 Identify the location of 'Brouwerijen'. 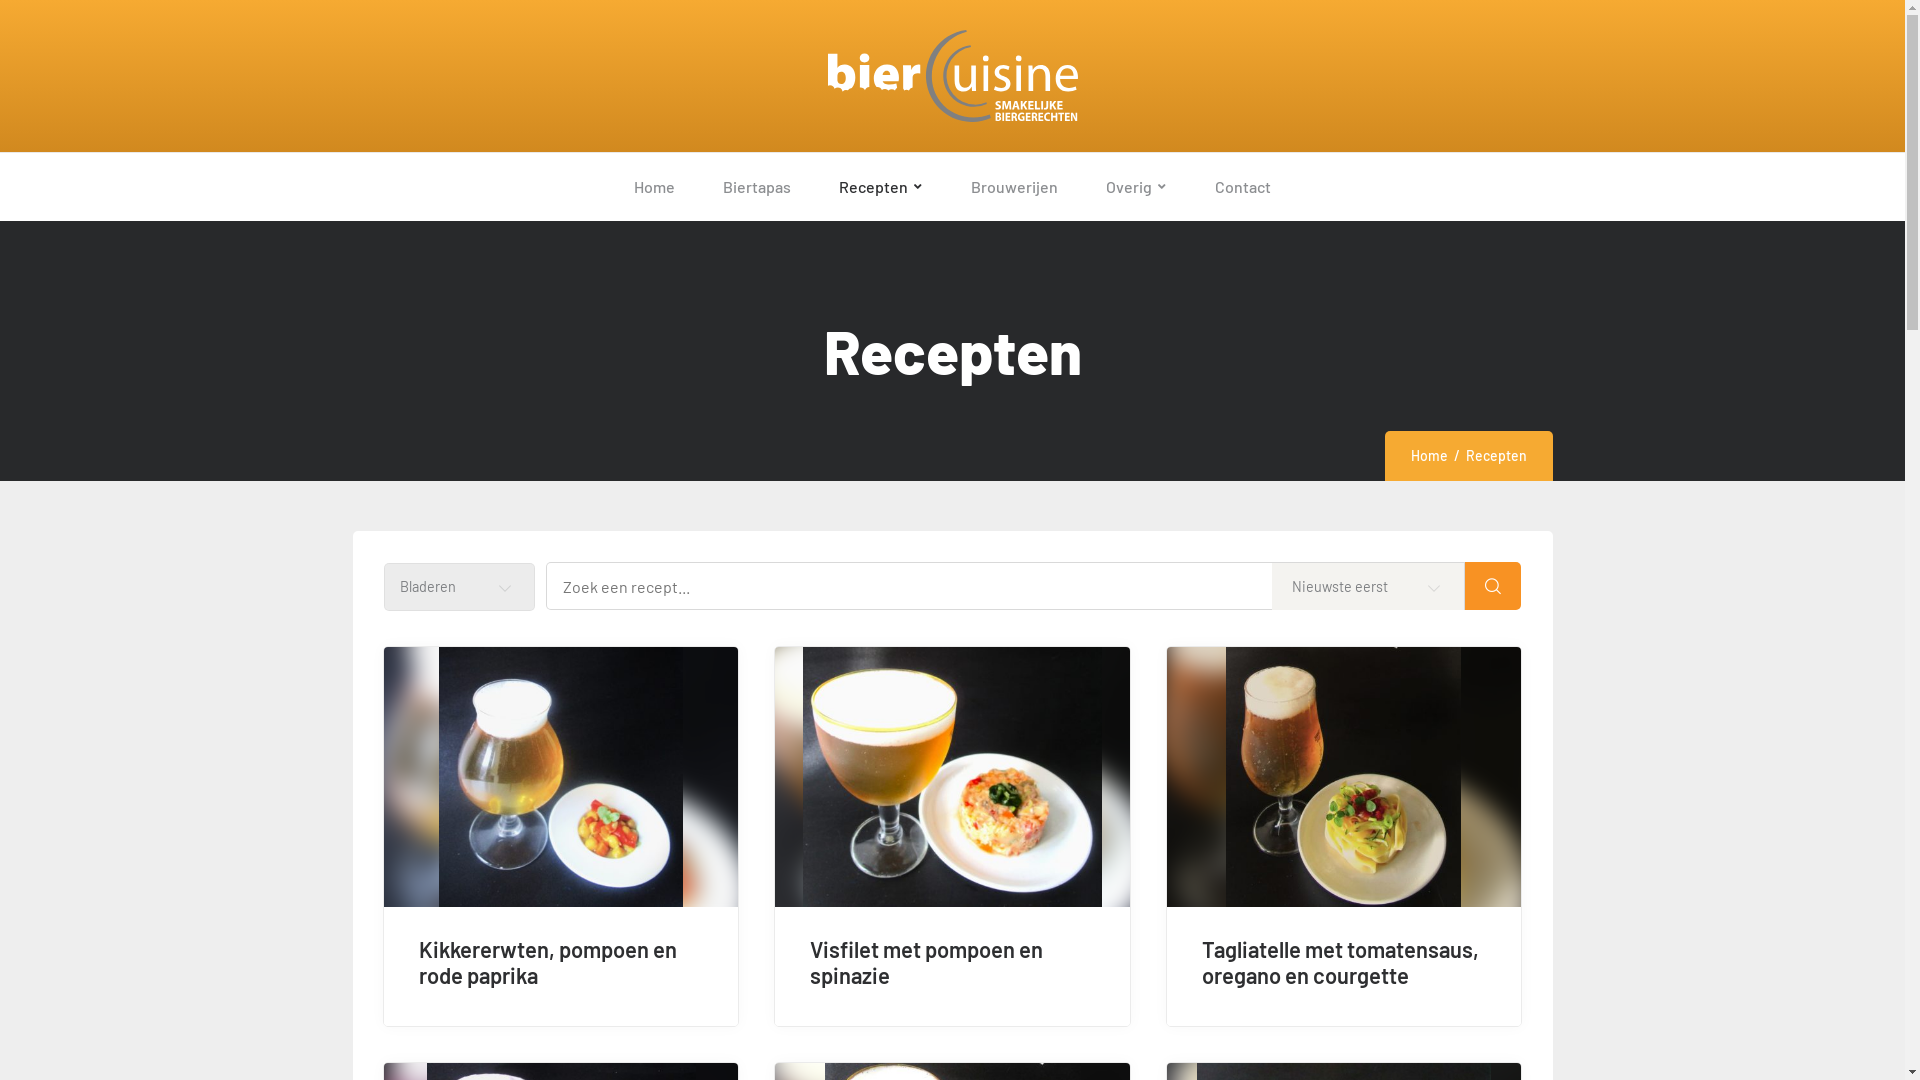
(945, 186).